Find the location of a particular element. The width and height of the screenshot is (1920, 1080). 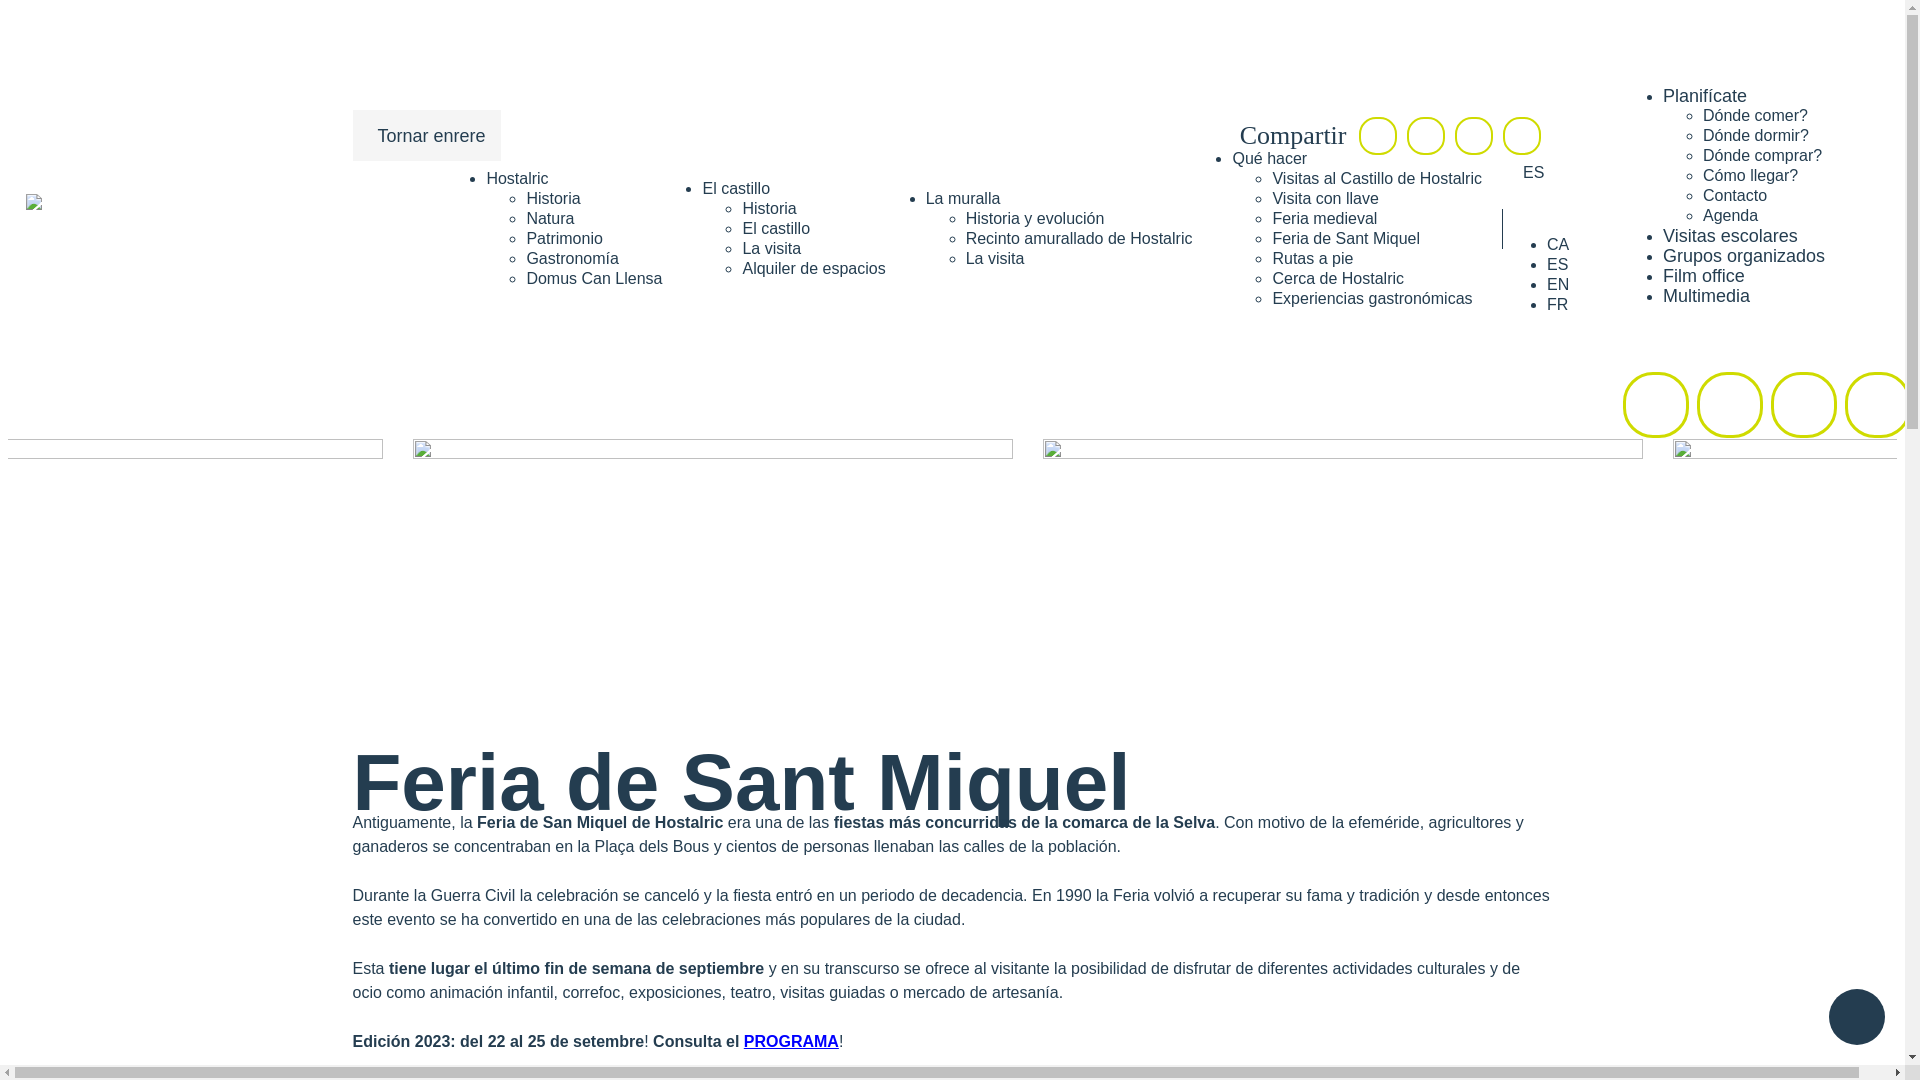

'Visitas escolares' is located at coordinates (1729, 234).